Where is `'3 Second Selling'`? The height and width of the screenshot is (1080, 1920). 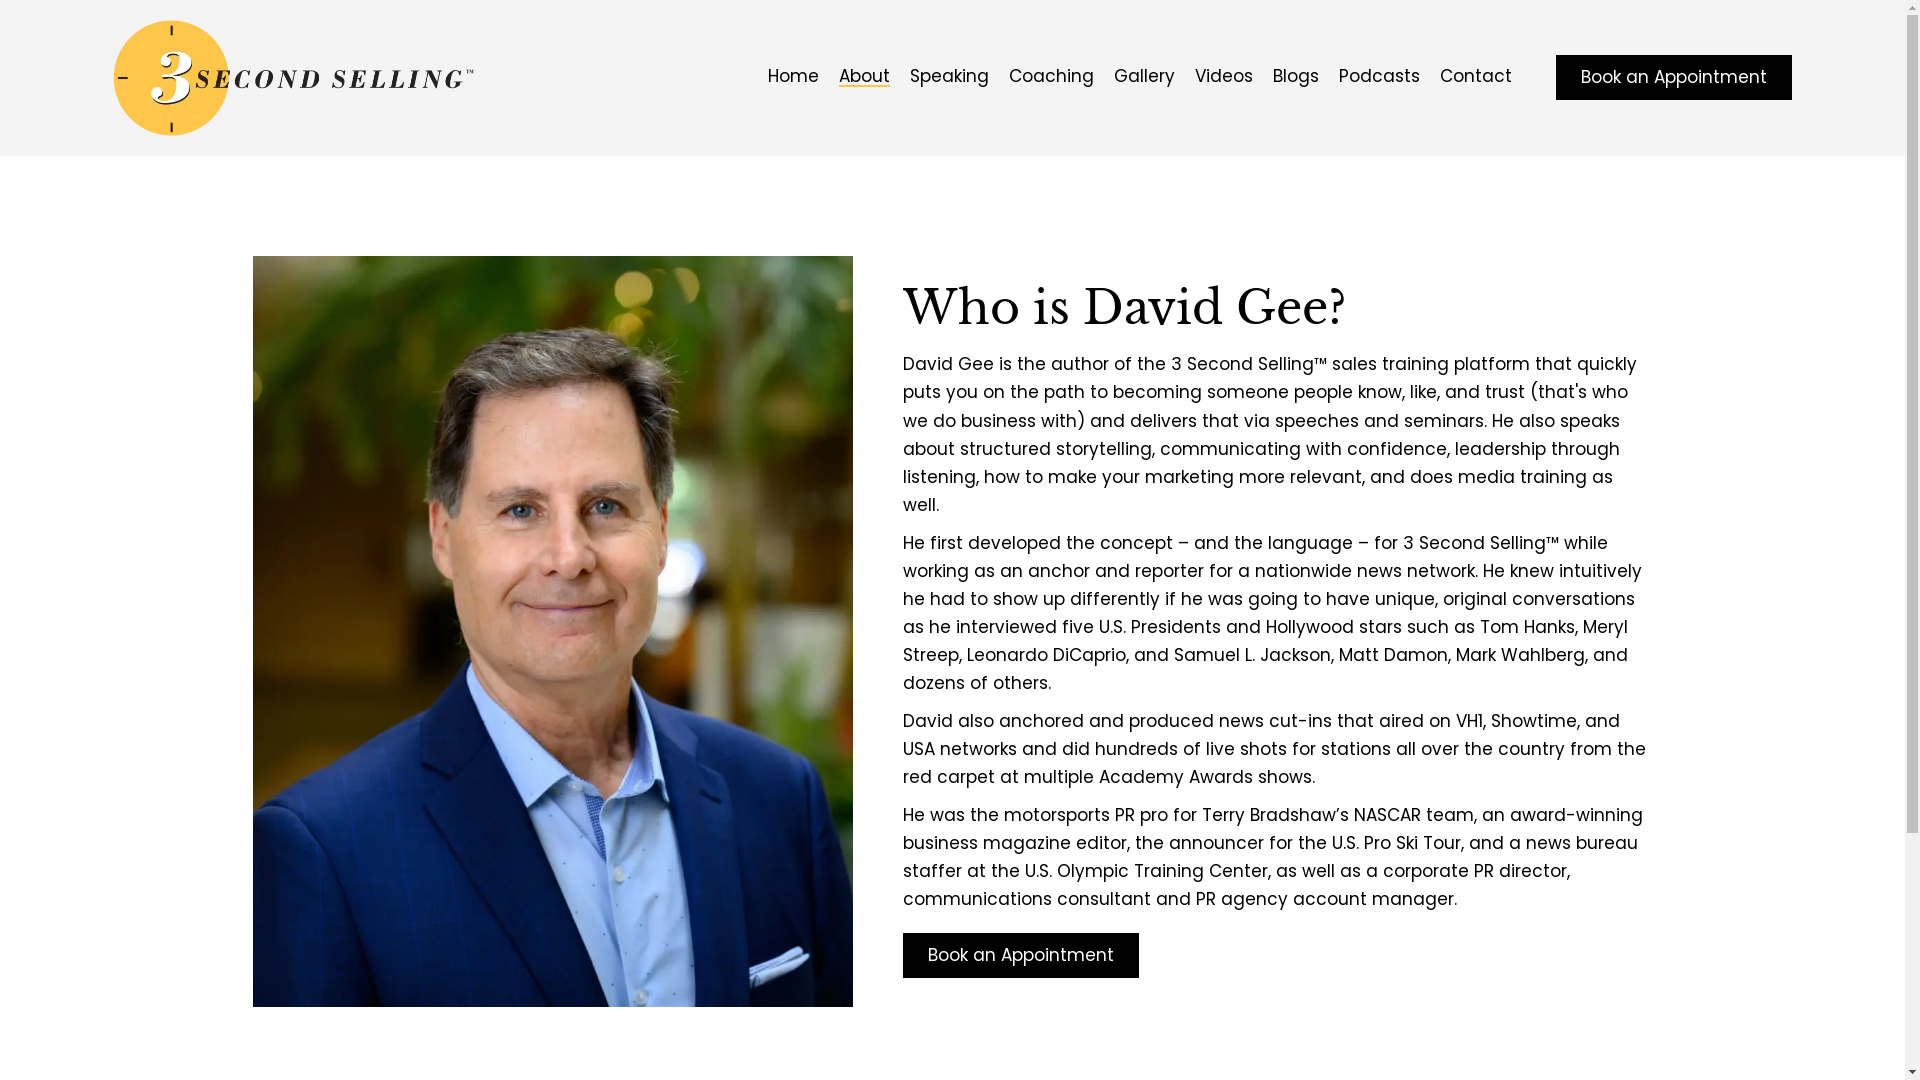 '3 Second Selling' is located at coordinates (552, 631).